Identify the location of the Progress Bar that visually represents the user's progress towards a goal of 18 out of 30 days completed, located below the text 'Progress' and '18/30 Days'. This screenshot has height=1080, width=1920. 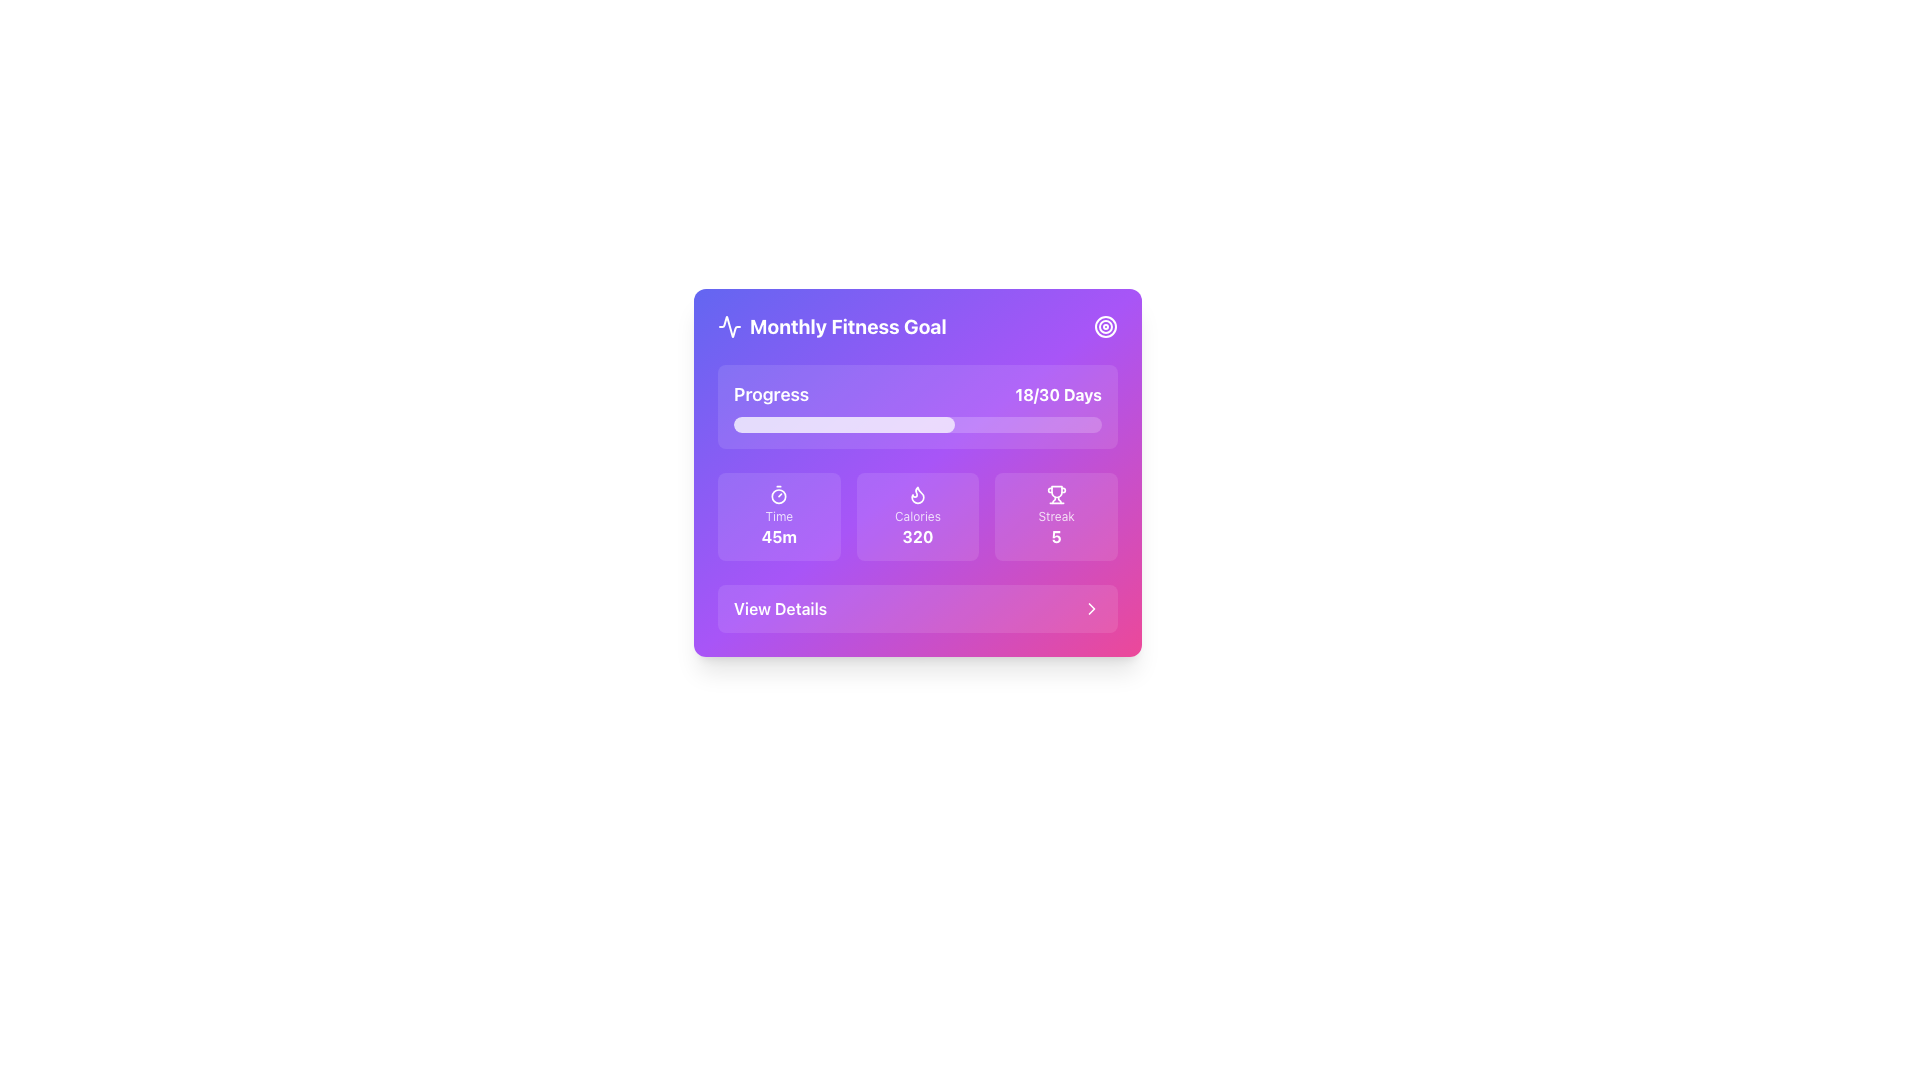
(916, 423).